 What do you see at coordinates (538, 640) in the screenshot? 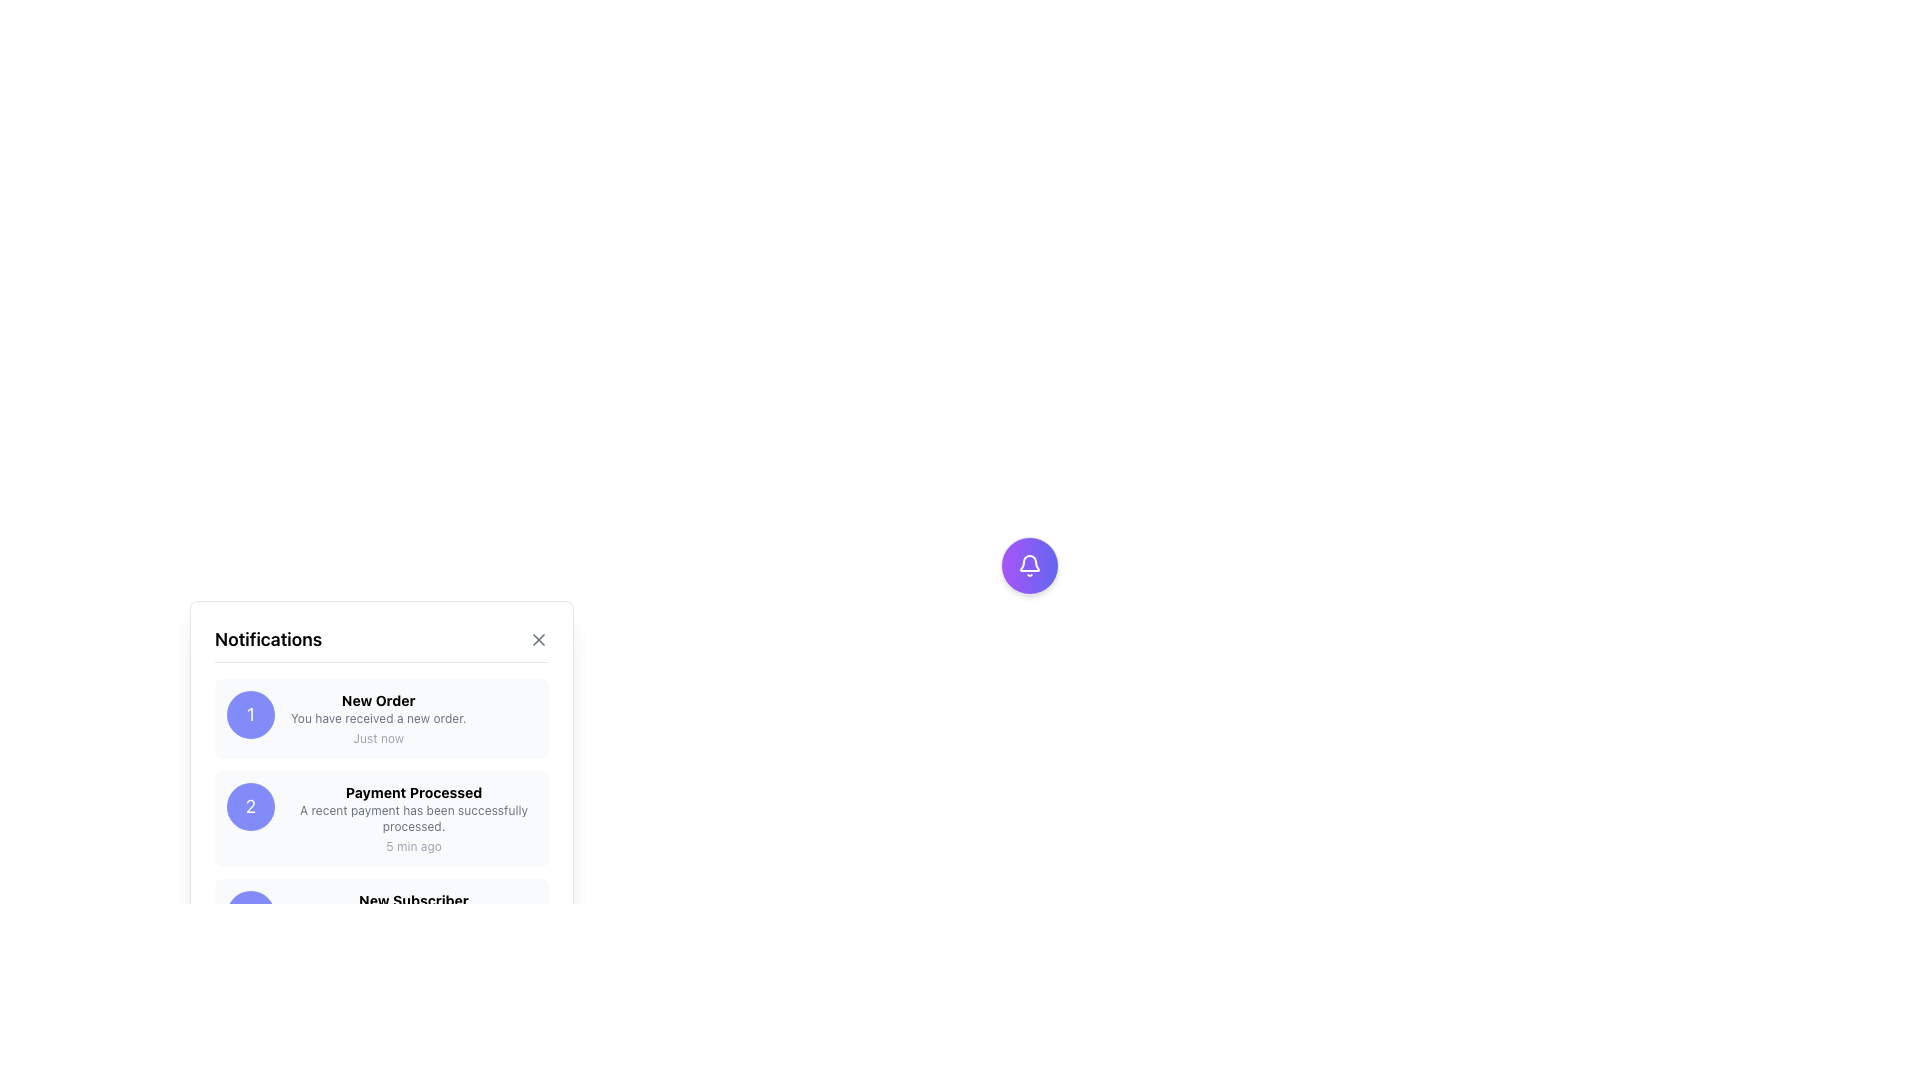
I see `the cross icon (X) in the top-right corner of the notifications panel` at bounding box center [538, 640].